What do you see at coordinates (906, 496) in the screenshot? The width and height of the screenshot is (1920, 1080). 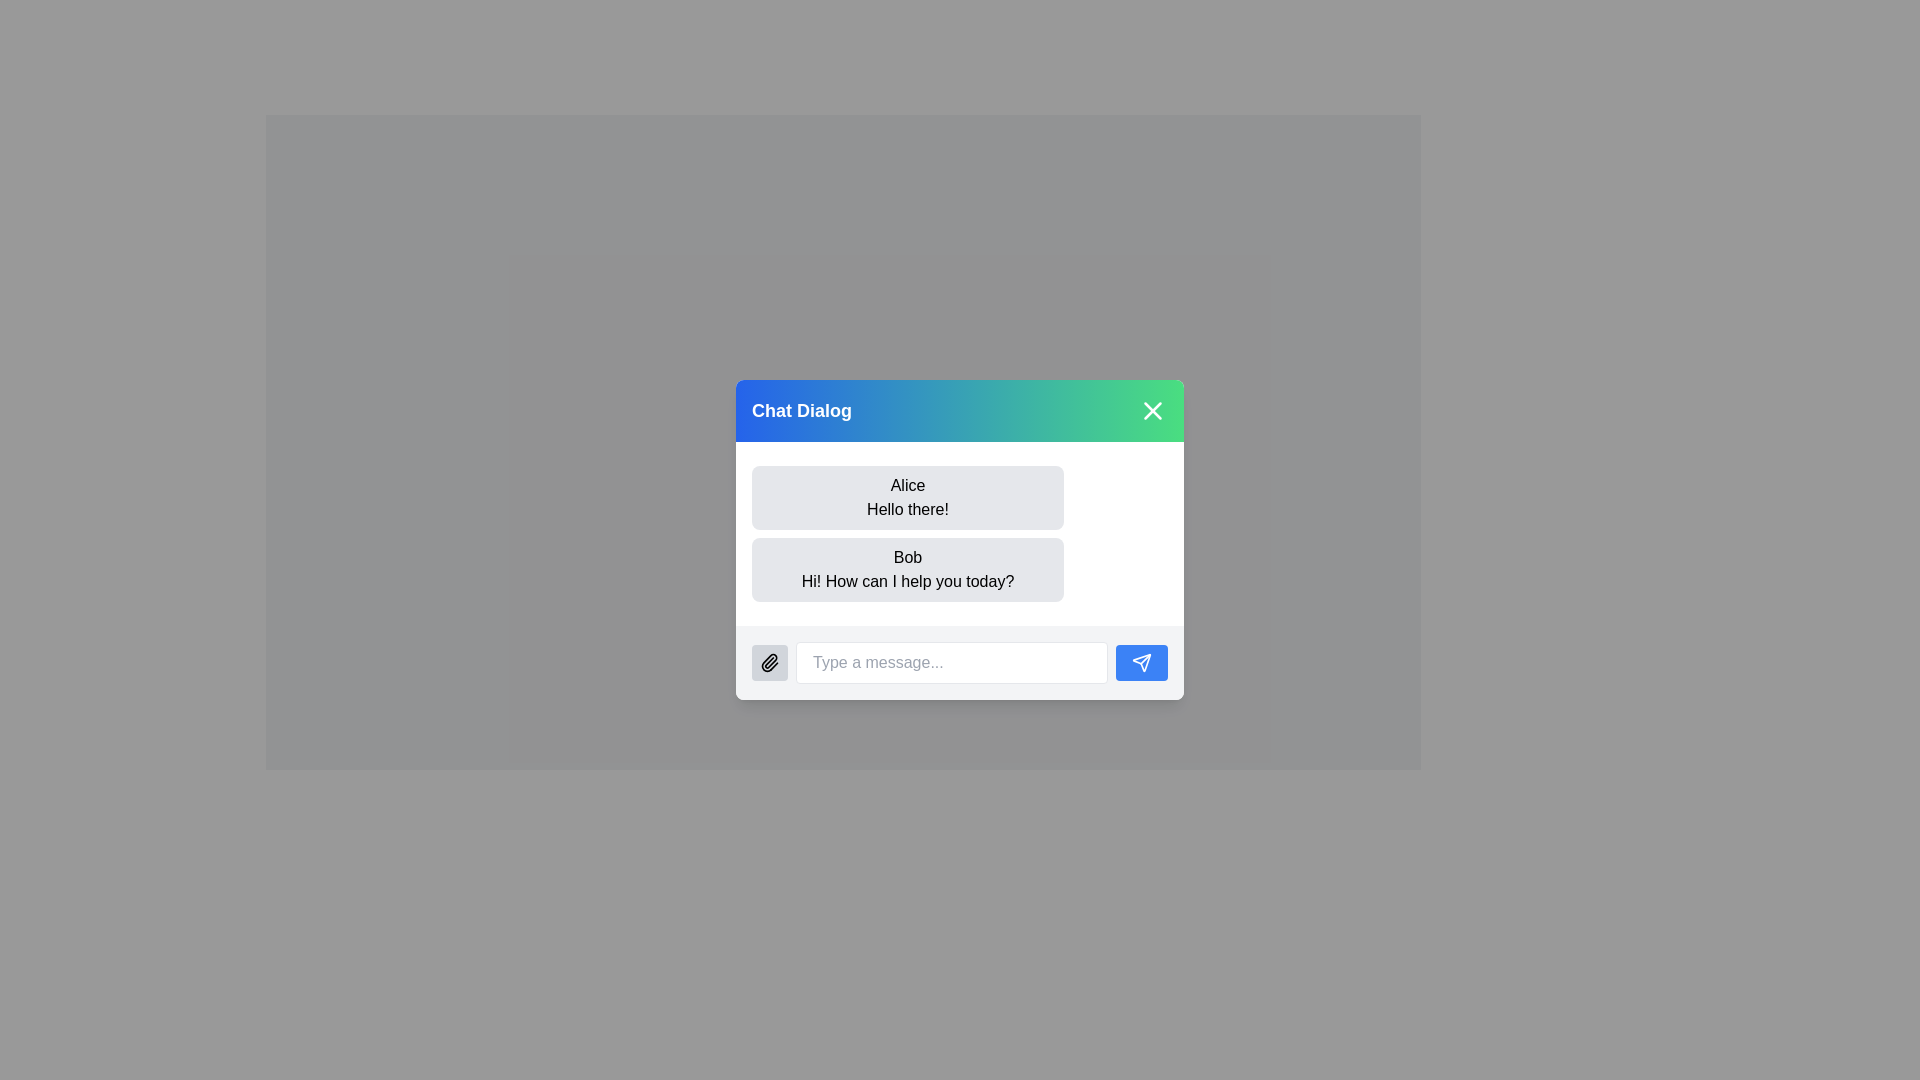 I see `the first chat message bubble from sender 'Alice' with a light gray background and rounded corners in the 'Chat Dialog' window` at bounding box center [906, 496].